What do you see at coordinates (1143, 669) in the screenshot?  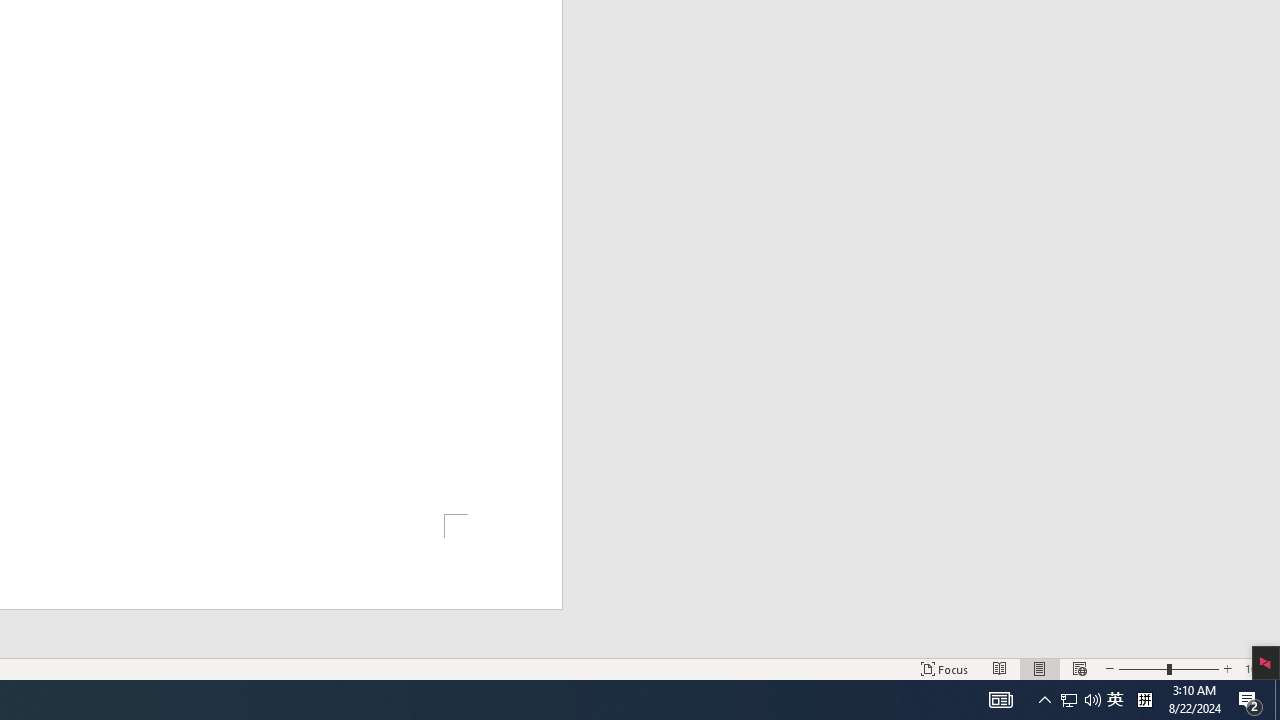 I see `'Zoom Out'` at bounding box center [1143, 669].